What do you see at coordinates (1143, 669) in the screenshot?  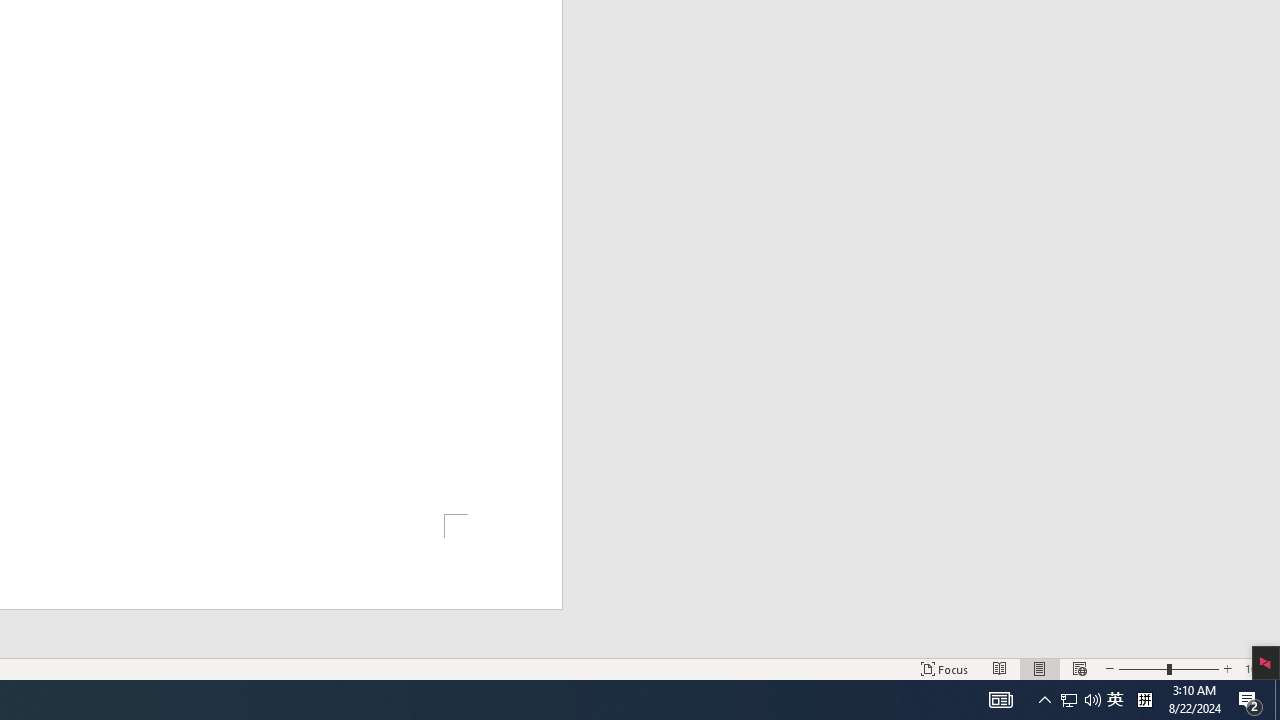 I see `'Zoom Out'` at bounding box center [1143, 669].